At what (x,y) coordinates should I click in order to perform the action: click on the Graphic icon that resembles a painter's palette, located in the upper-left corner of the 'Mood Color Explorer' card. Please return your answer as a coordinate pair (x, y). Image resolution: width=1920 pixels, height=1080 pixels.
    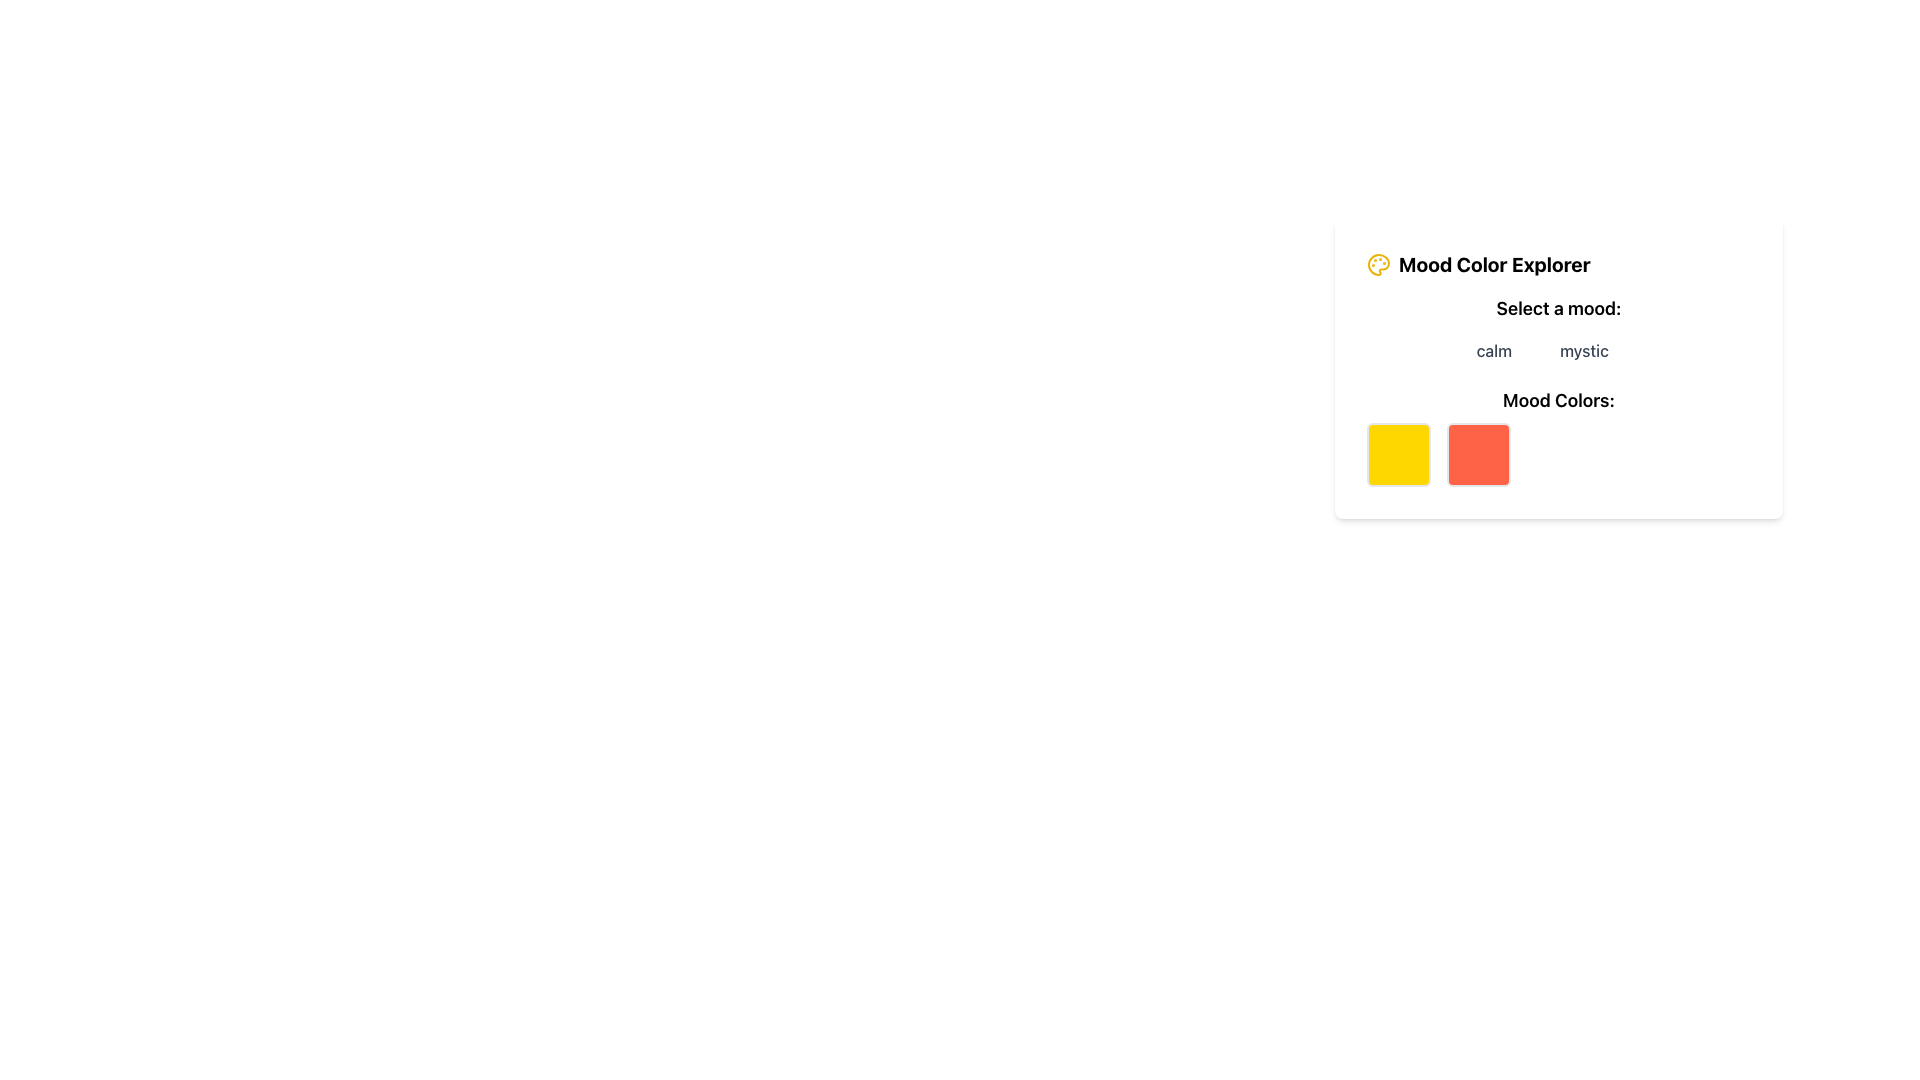
    Looking at the image, I should click on (1377, 264).